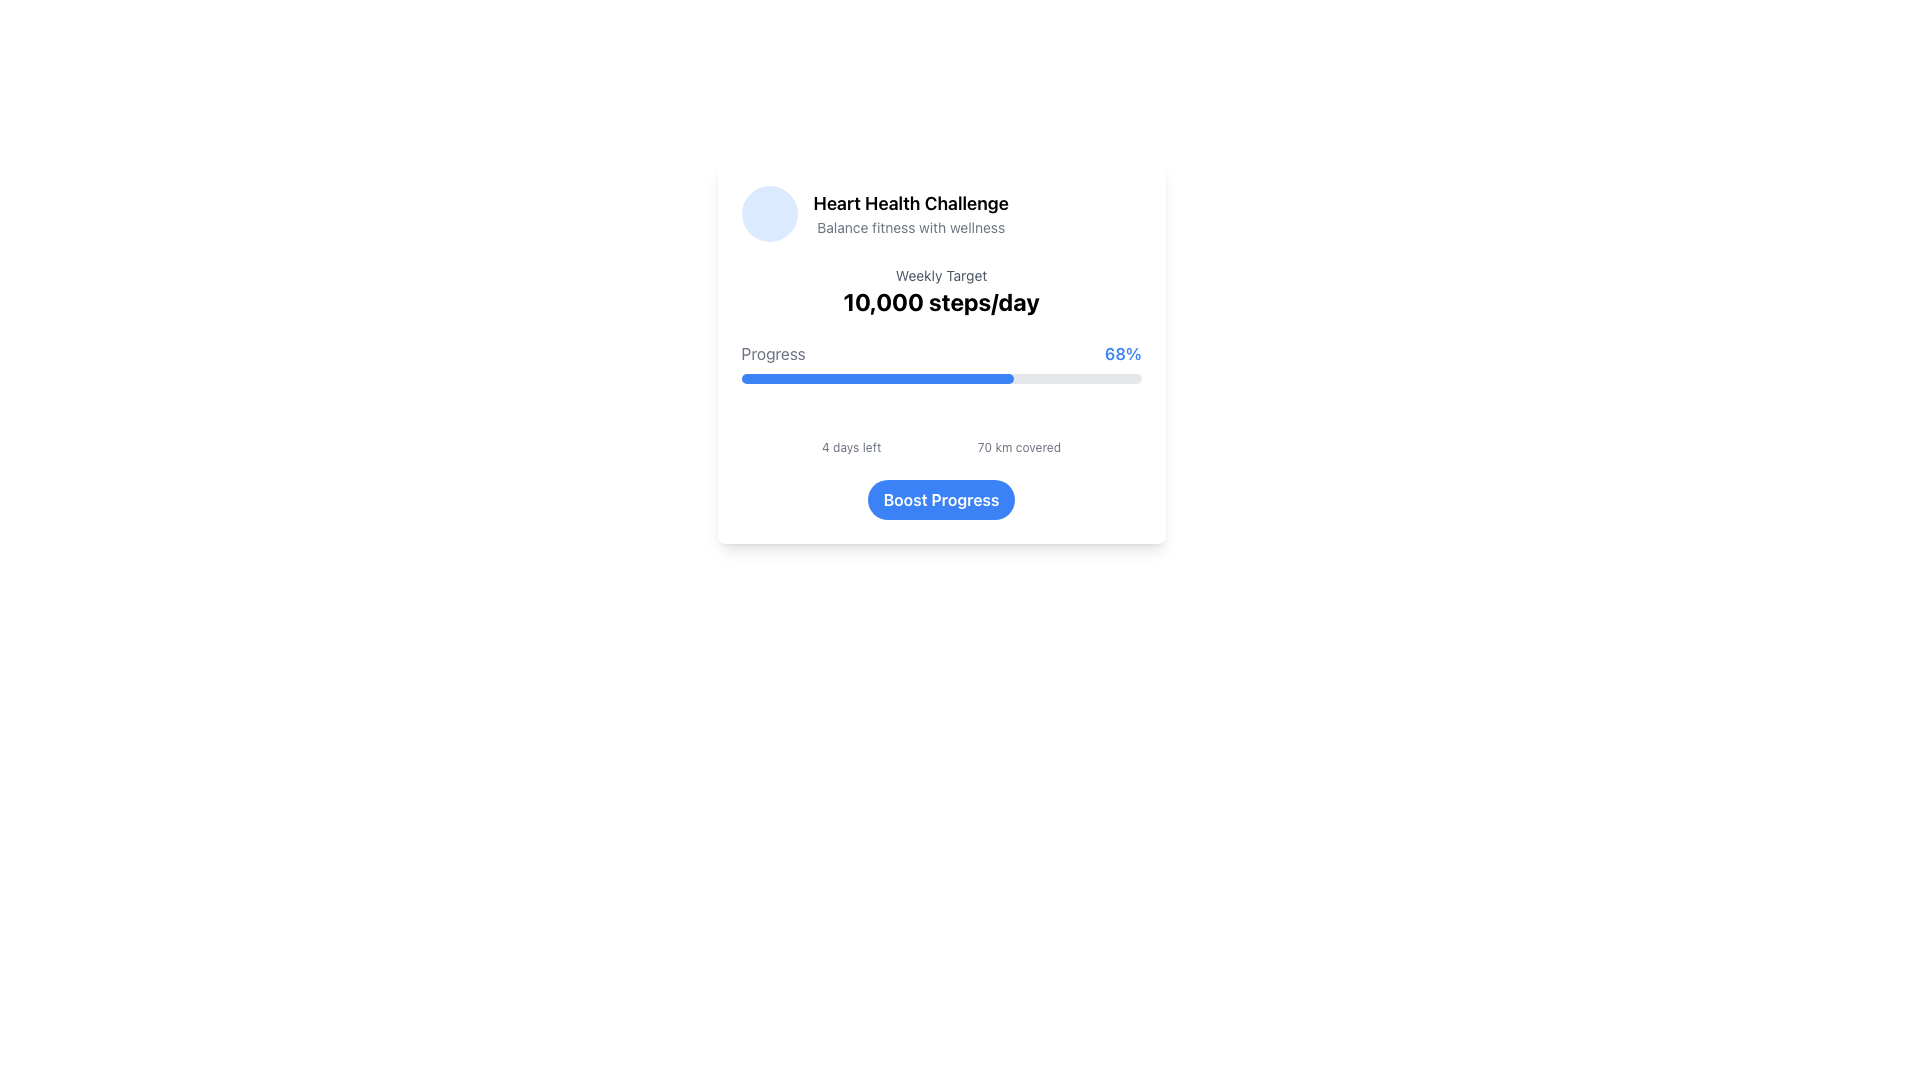 Image resolution: width=1920 pixels, height=1080 pixels. I want to click on the text label that reads '70 km covered', styled in a small, gray font, located at the bottom-middle of the progress card, below the main progress indicators, so click(1019, 446).